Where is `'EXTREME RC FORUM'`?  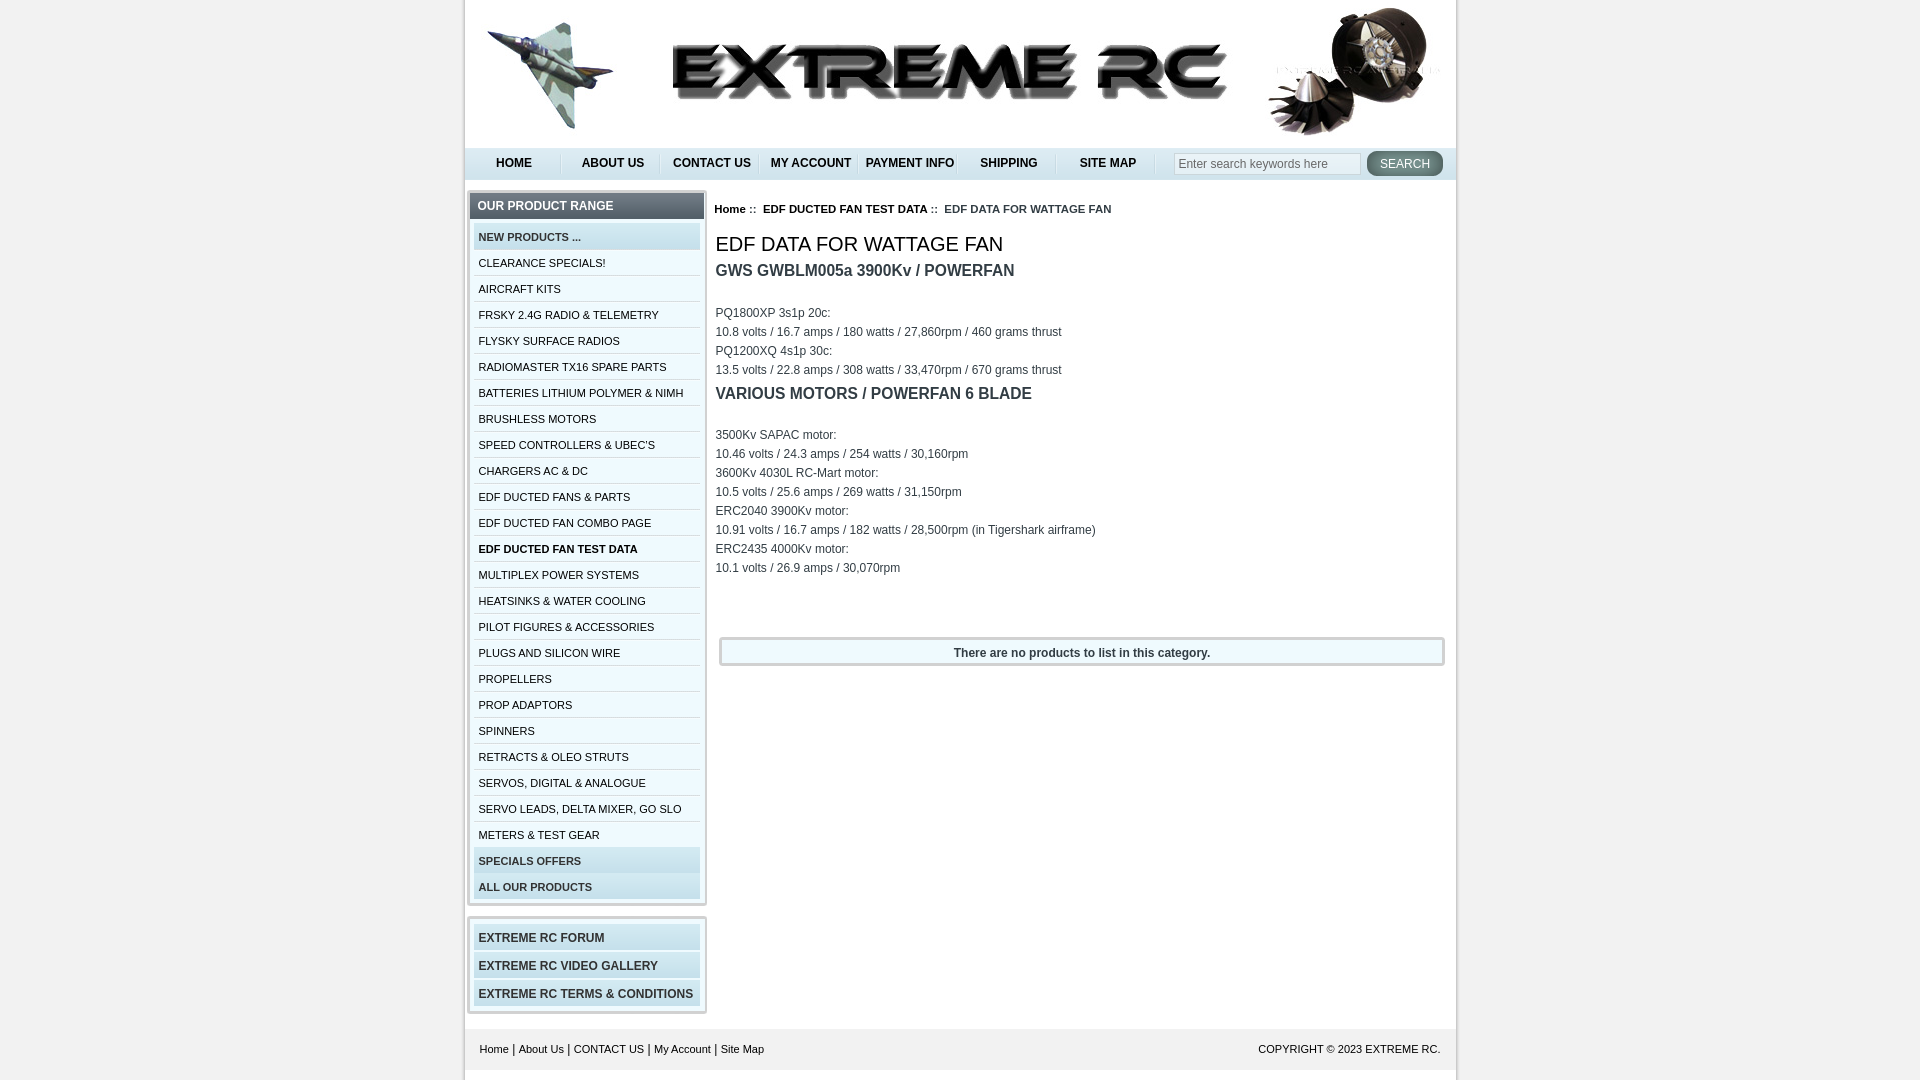
'EXTREME RC FORUM' is located at coordinates (585, 937).